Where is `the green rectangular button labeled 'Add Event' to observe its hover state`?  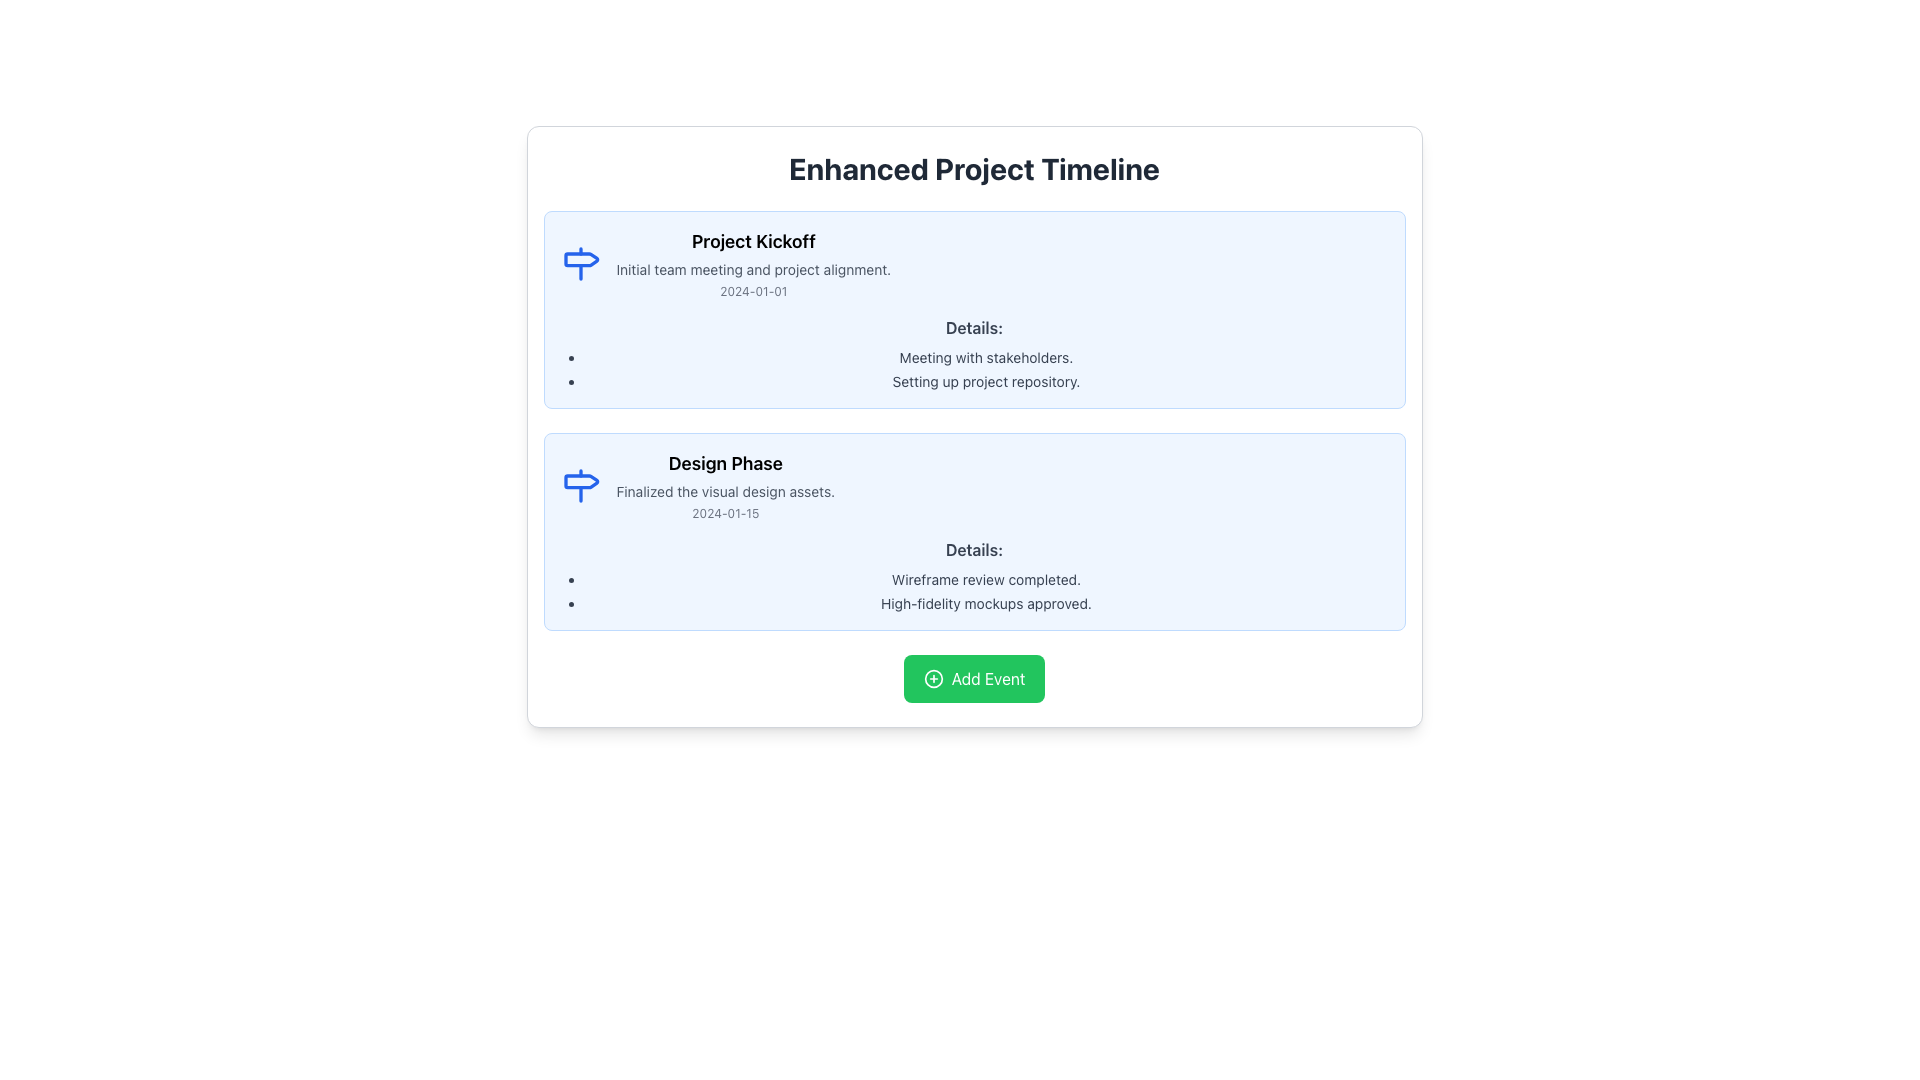 the green rectangular button labeled 'Add Event' to observe its hover state is located at coordinates (974, 677).